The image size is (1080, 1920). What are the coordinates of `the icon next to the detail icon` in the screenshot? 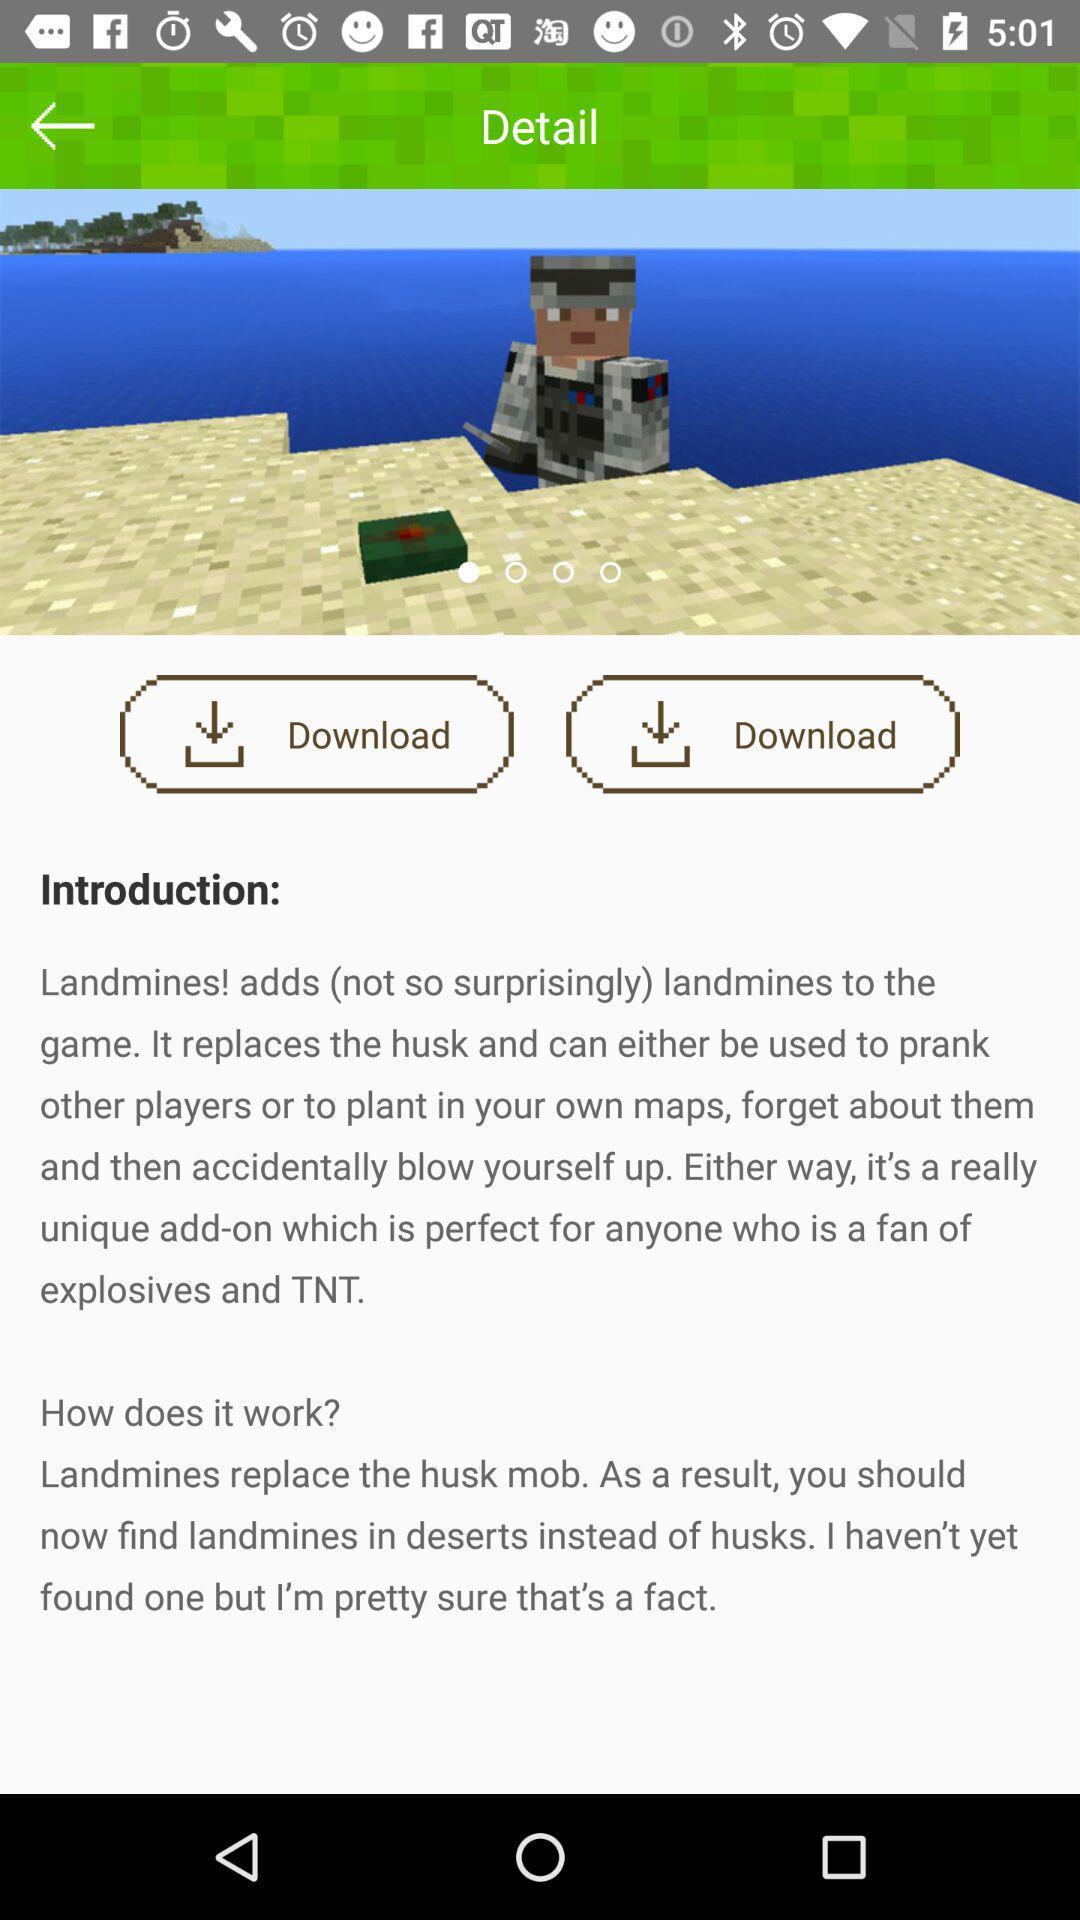 It's located at (61, 124).